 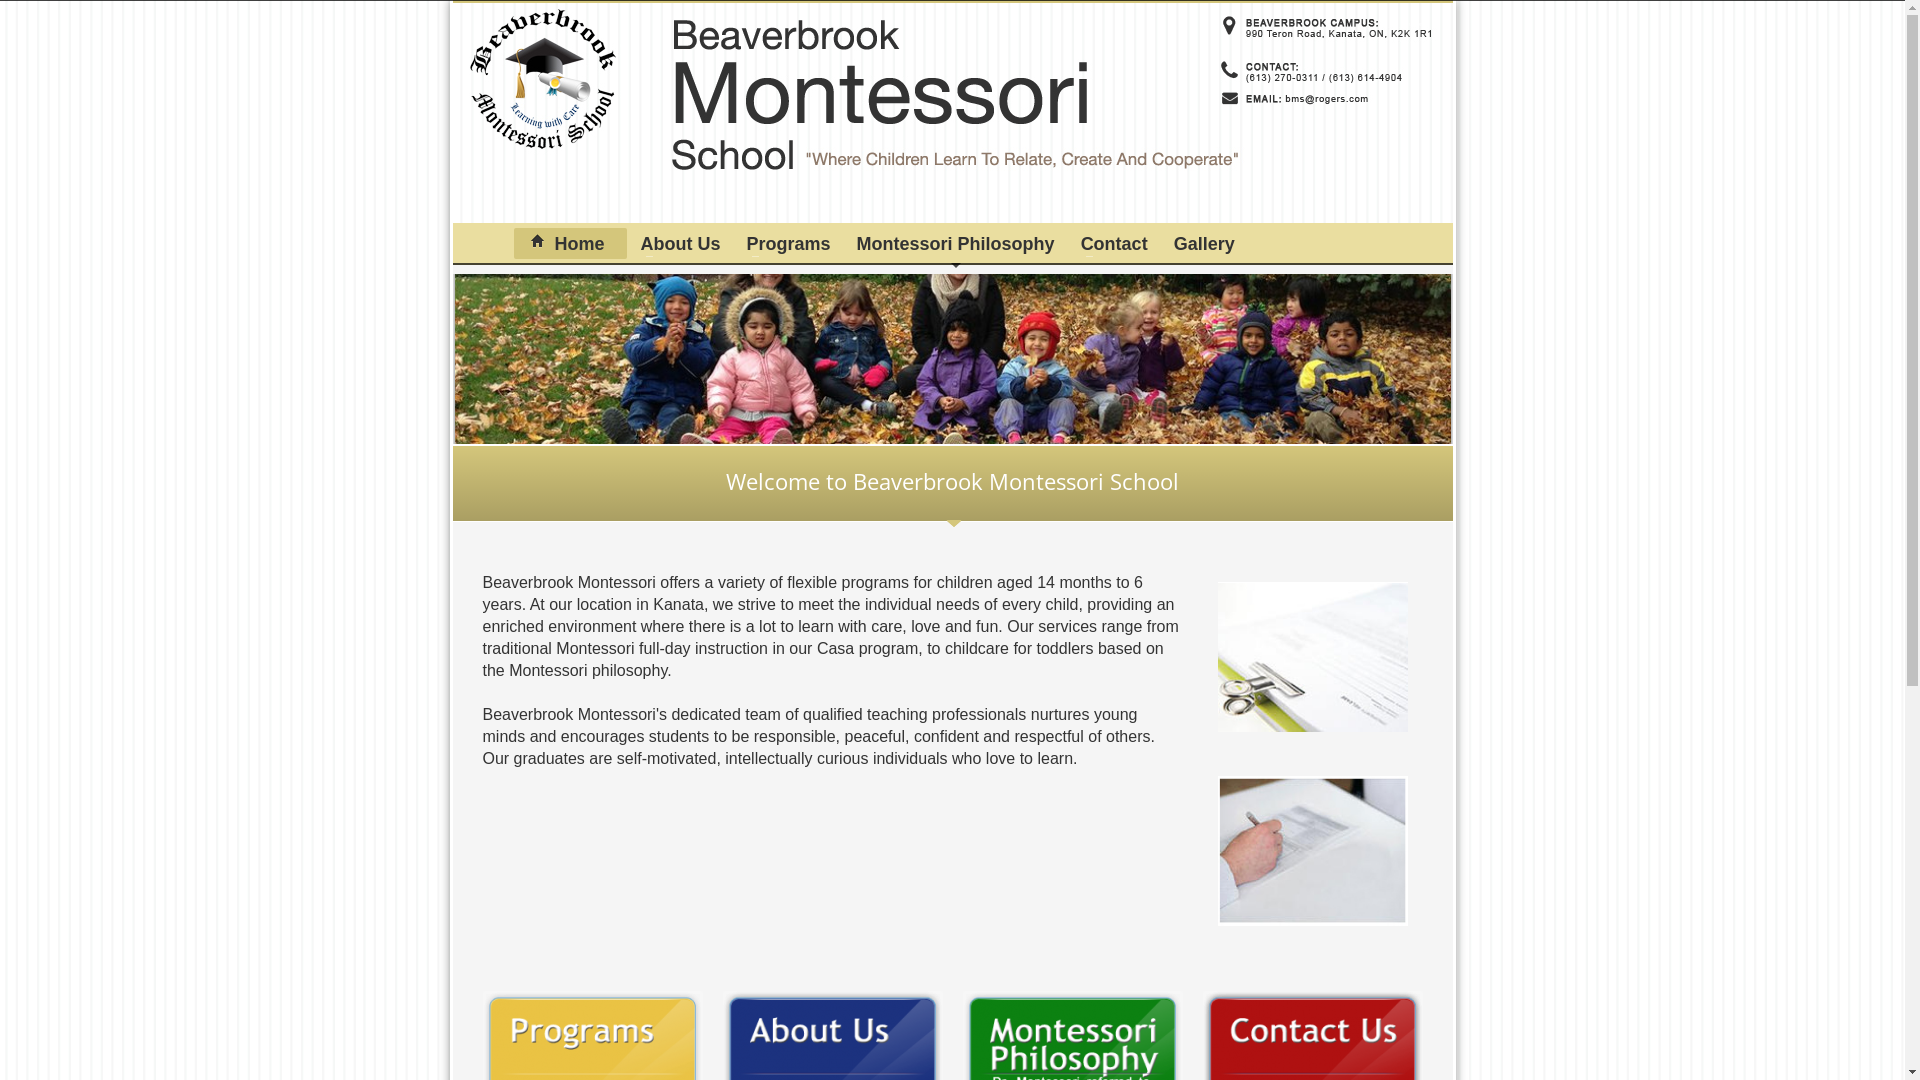 I want to click on 'Gallery', so click(x=1203, y=242).